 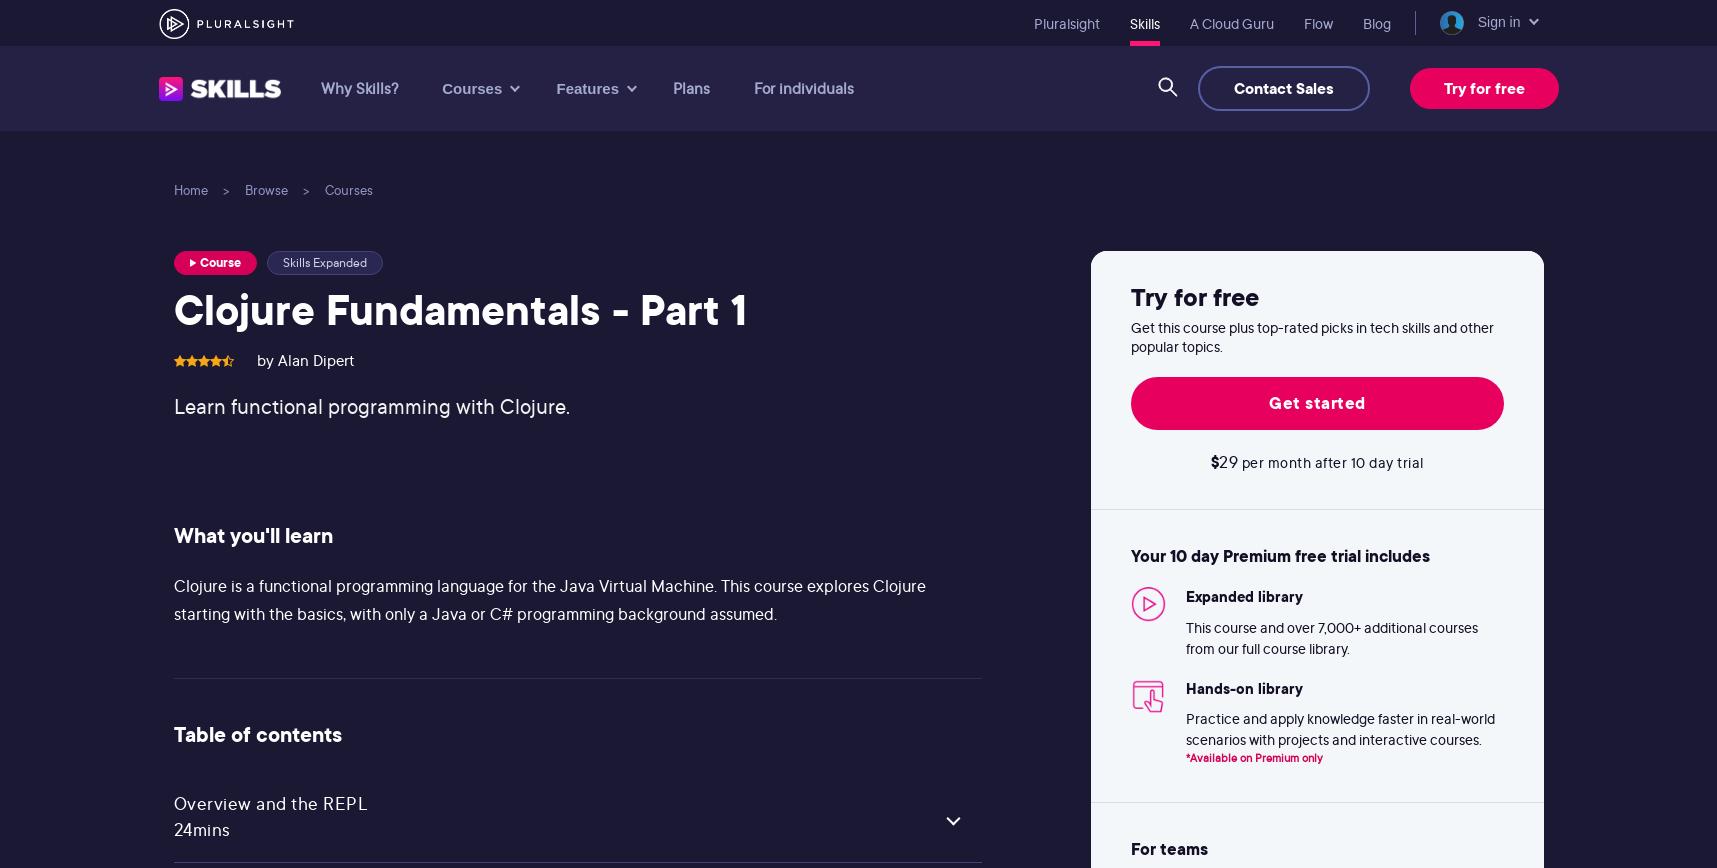 What do you see at coordinates (1130, 556) in the screenshot?
I see `'Your 10 day Premium free trial includes'` at bounding box center [1130, 556].